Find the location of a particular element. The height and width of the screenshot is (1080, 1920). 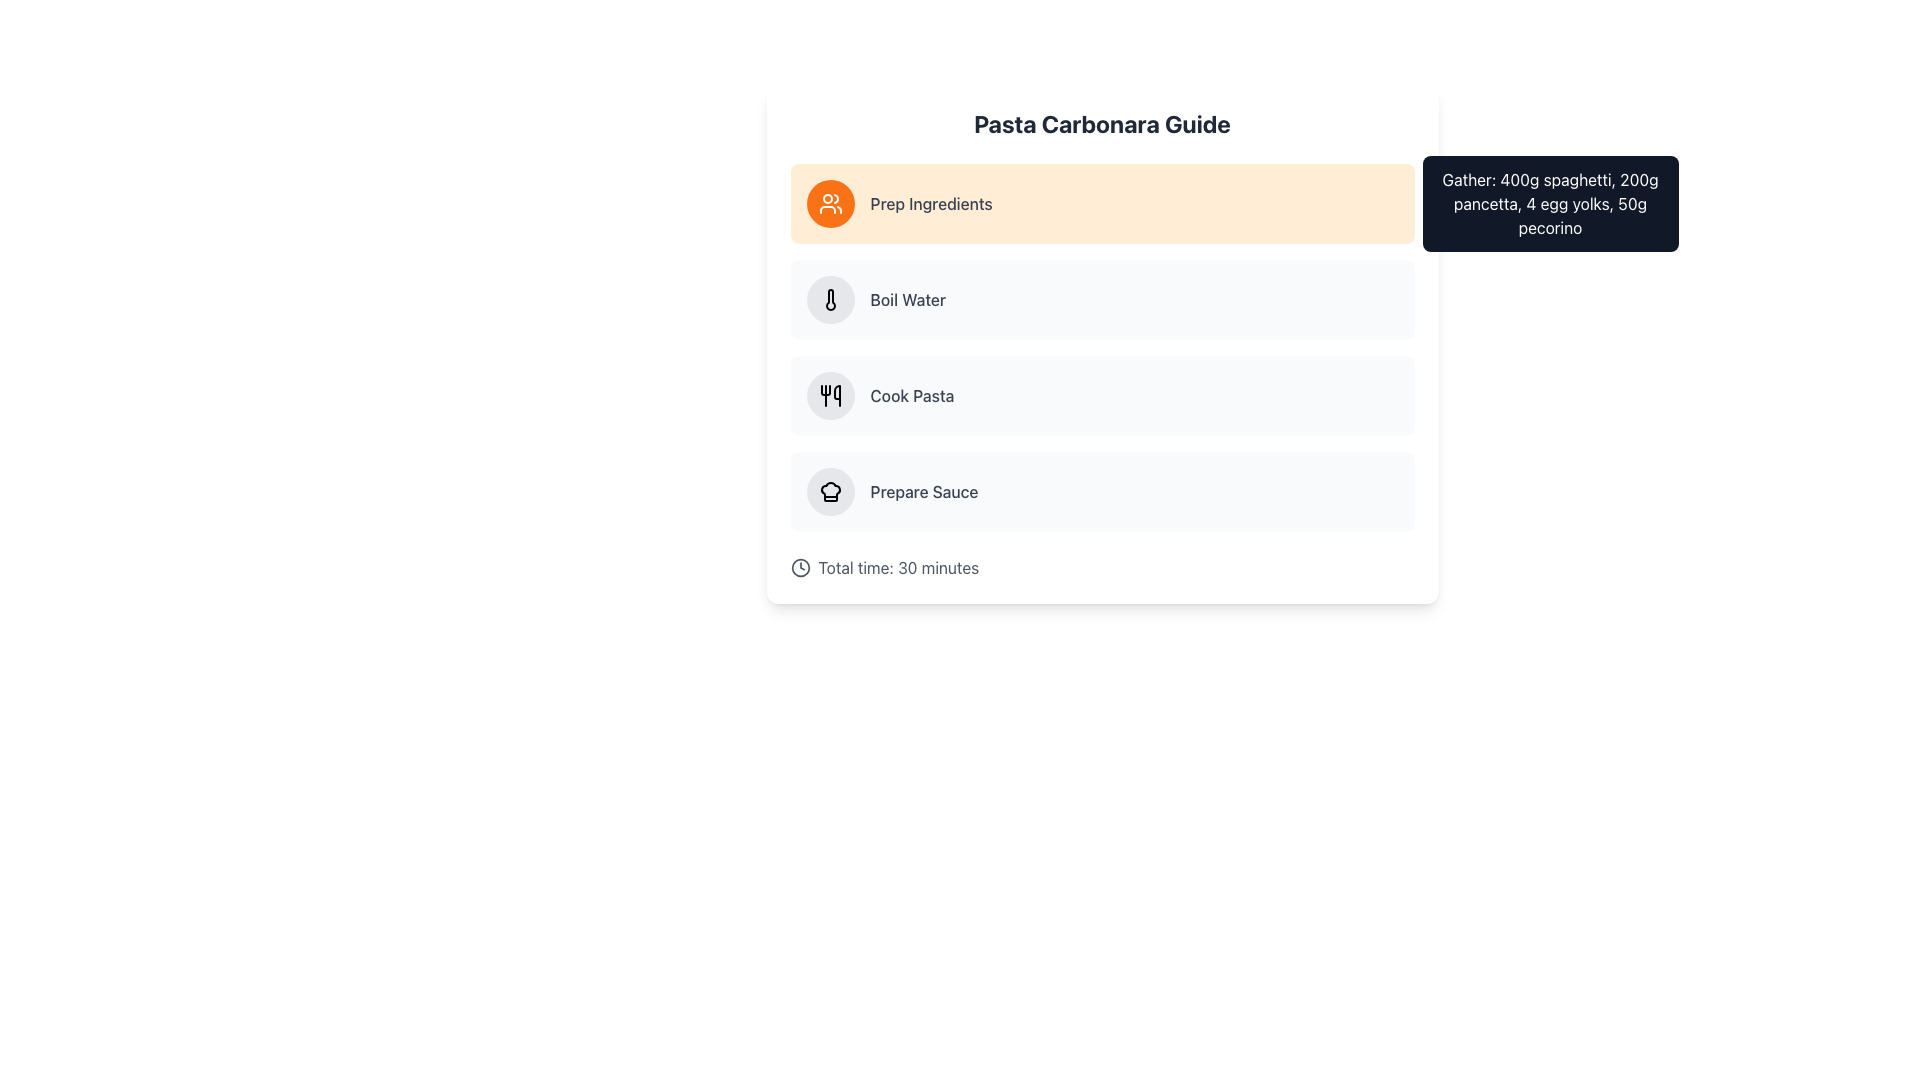

the food-related icon resembling a fork and knife in the 'Cook Pasta' list item is located at coordinates (830, 396).